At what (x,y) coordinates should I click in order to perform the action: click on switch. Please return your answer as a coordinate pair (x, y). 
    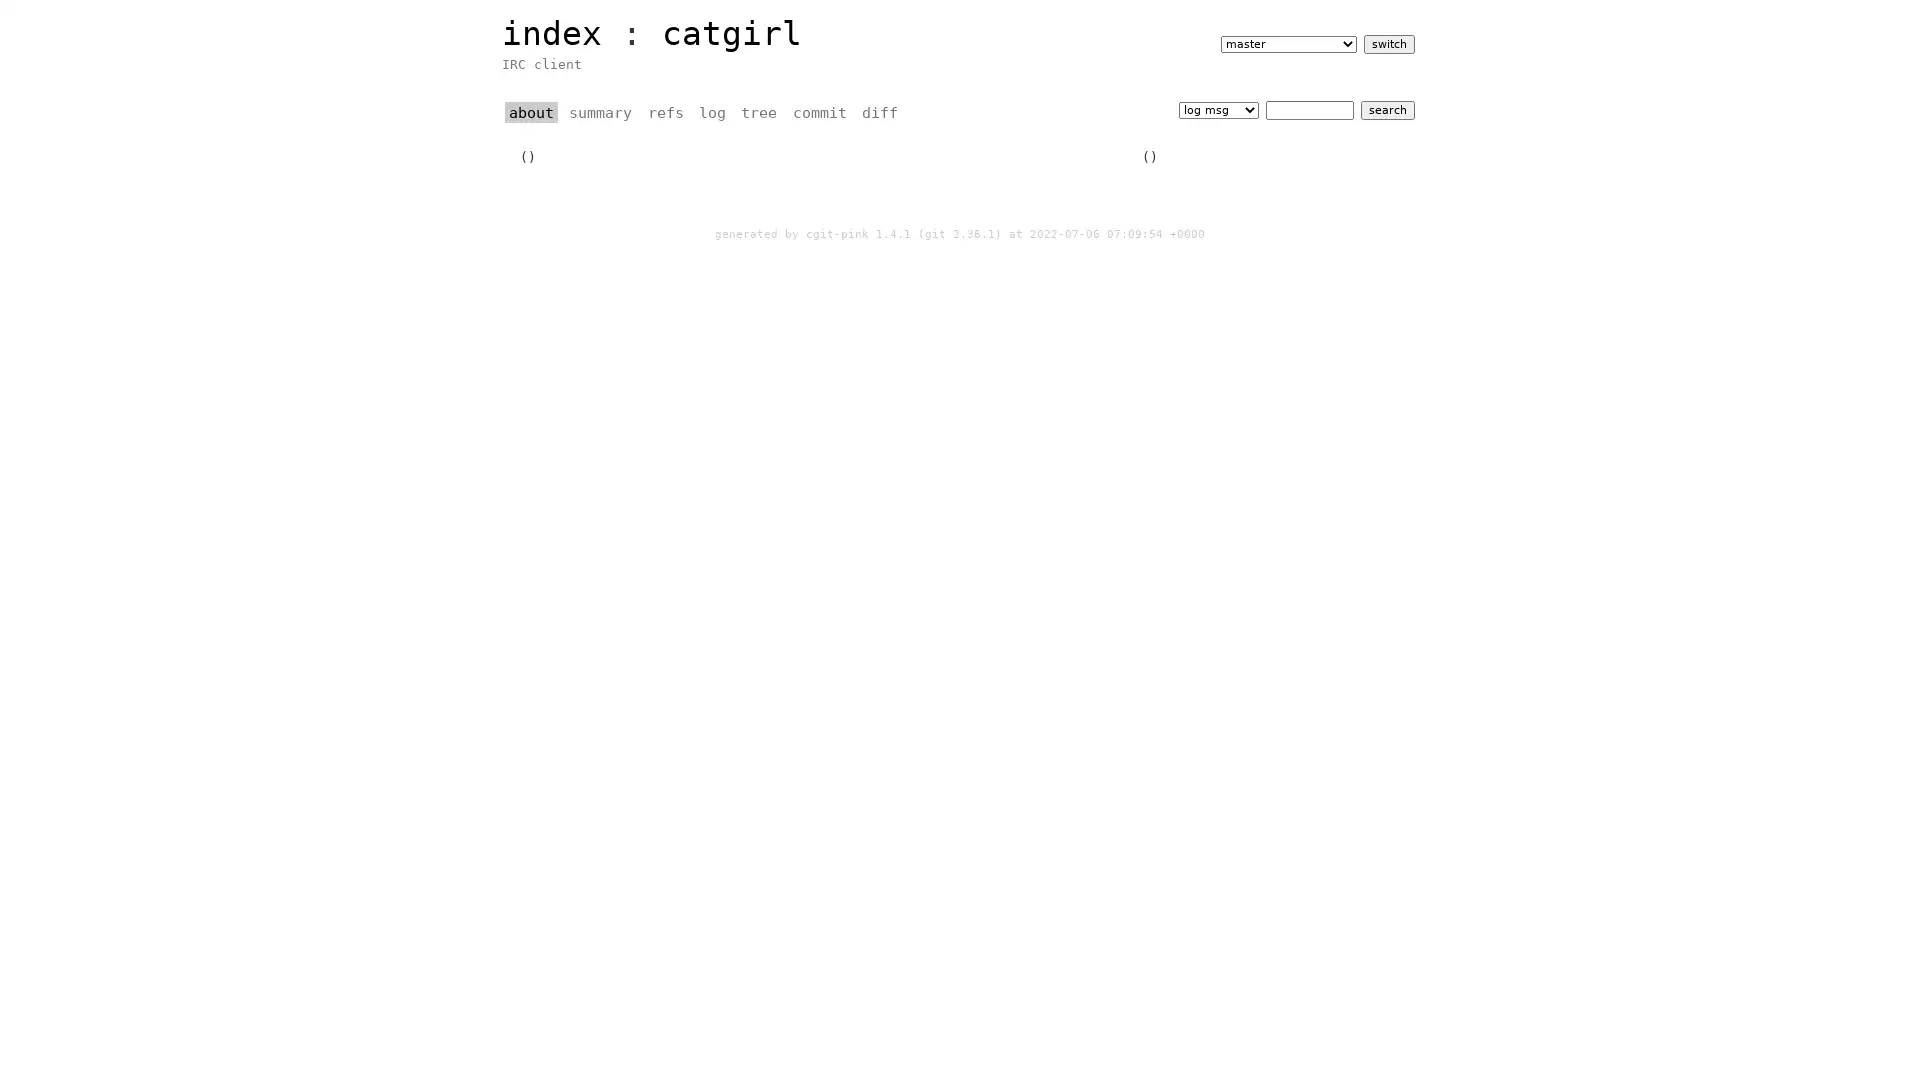
    Looking at the image, I should click on (1387, 43).